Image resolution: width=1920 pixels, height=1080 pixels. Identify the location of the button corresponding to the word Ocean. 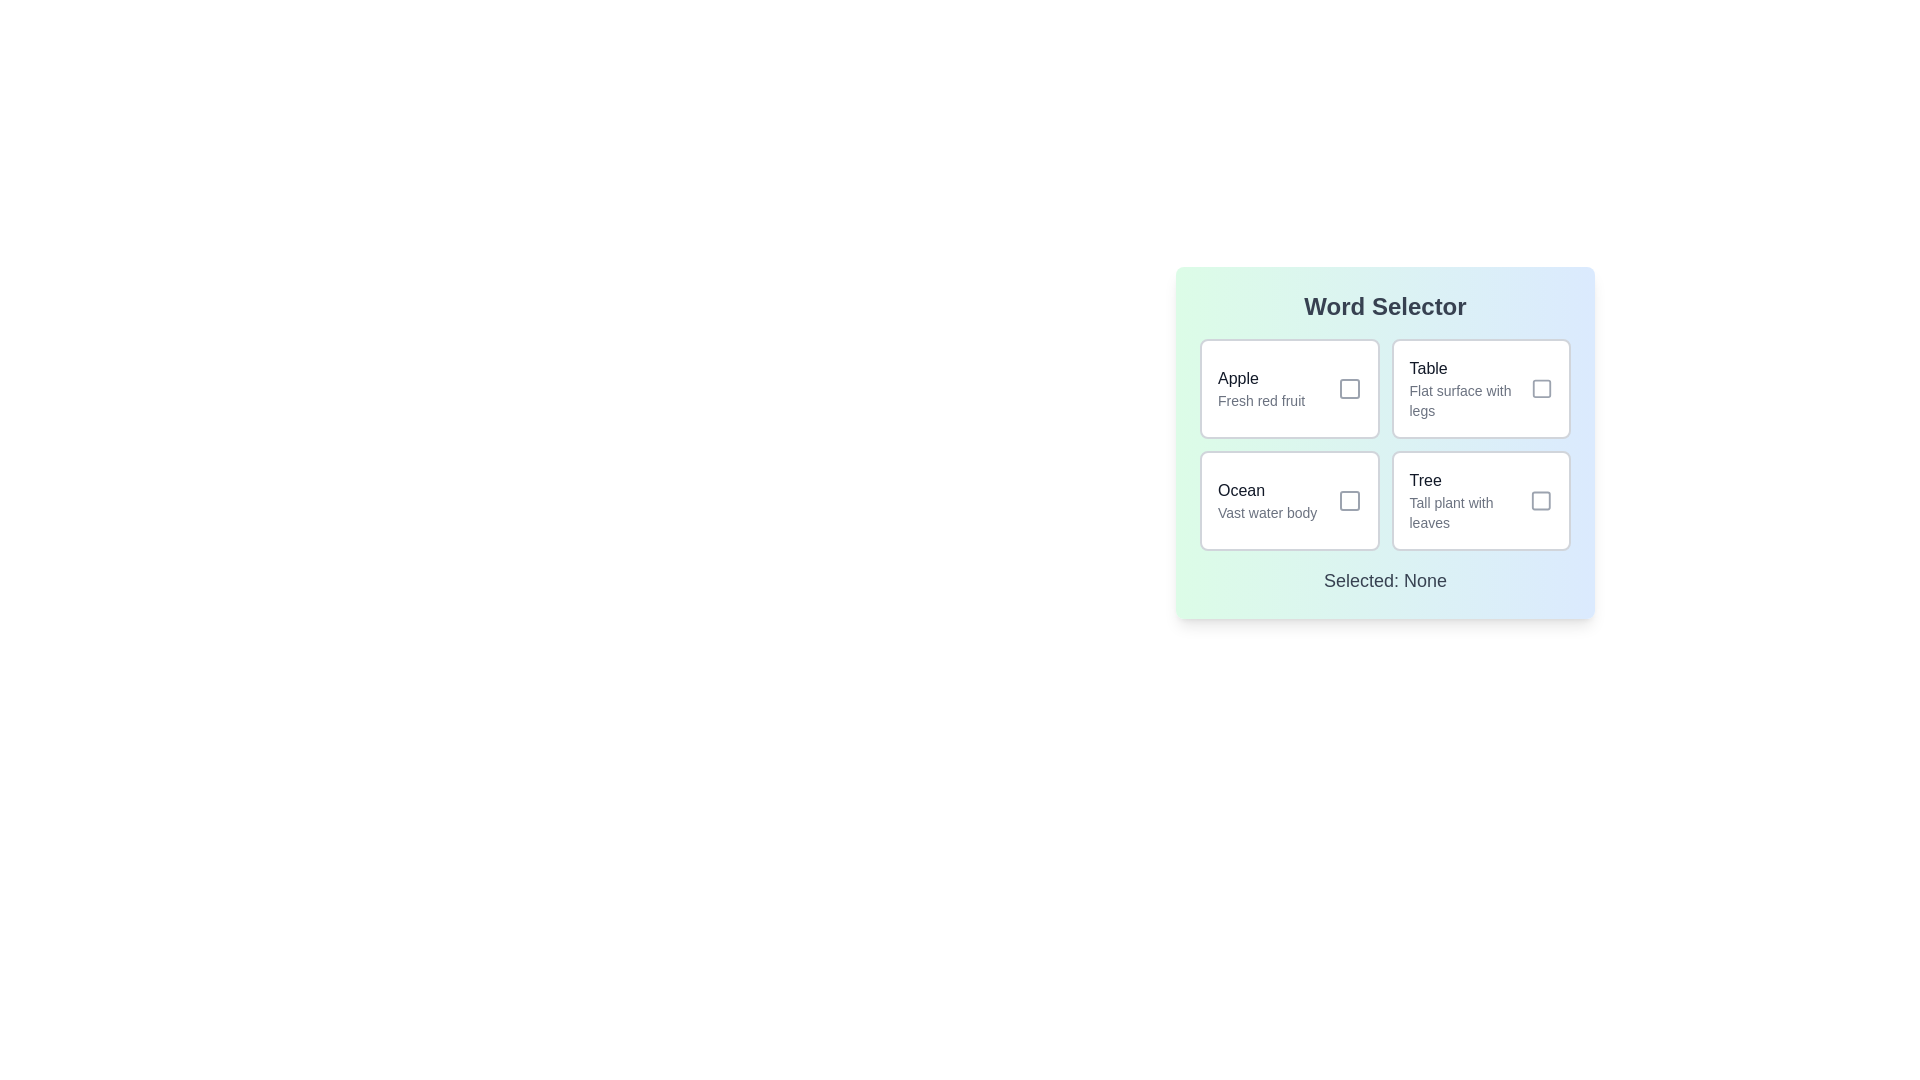
(1289, 500).